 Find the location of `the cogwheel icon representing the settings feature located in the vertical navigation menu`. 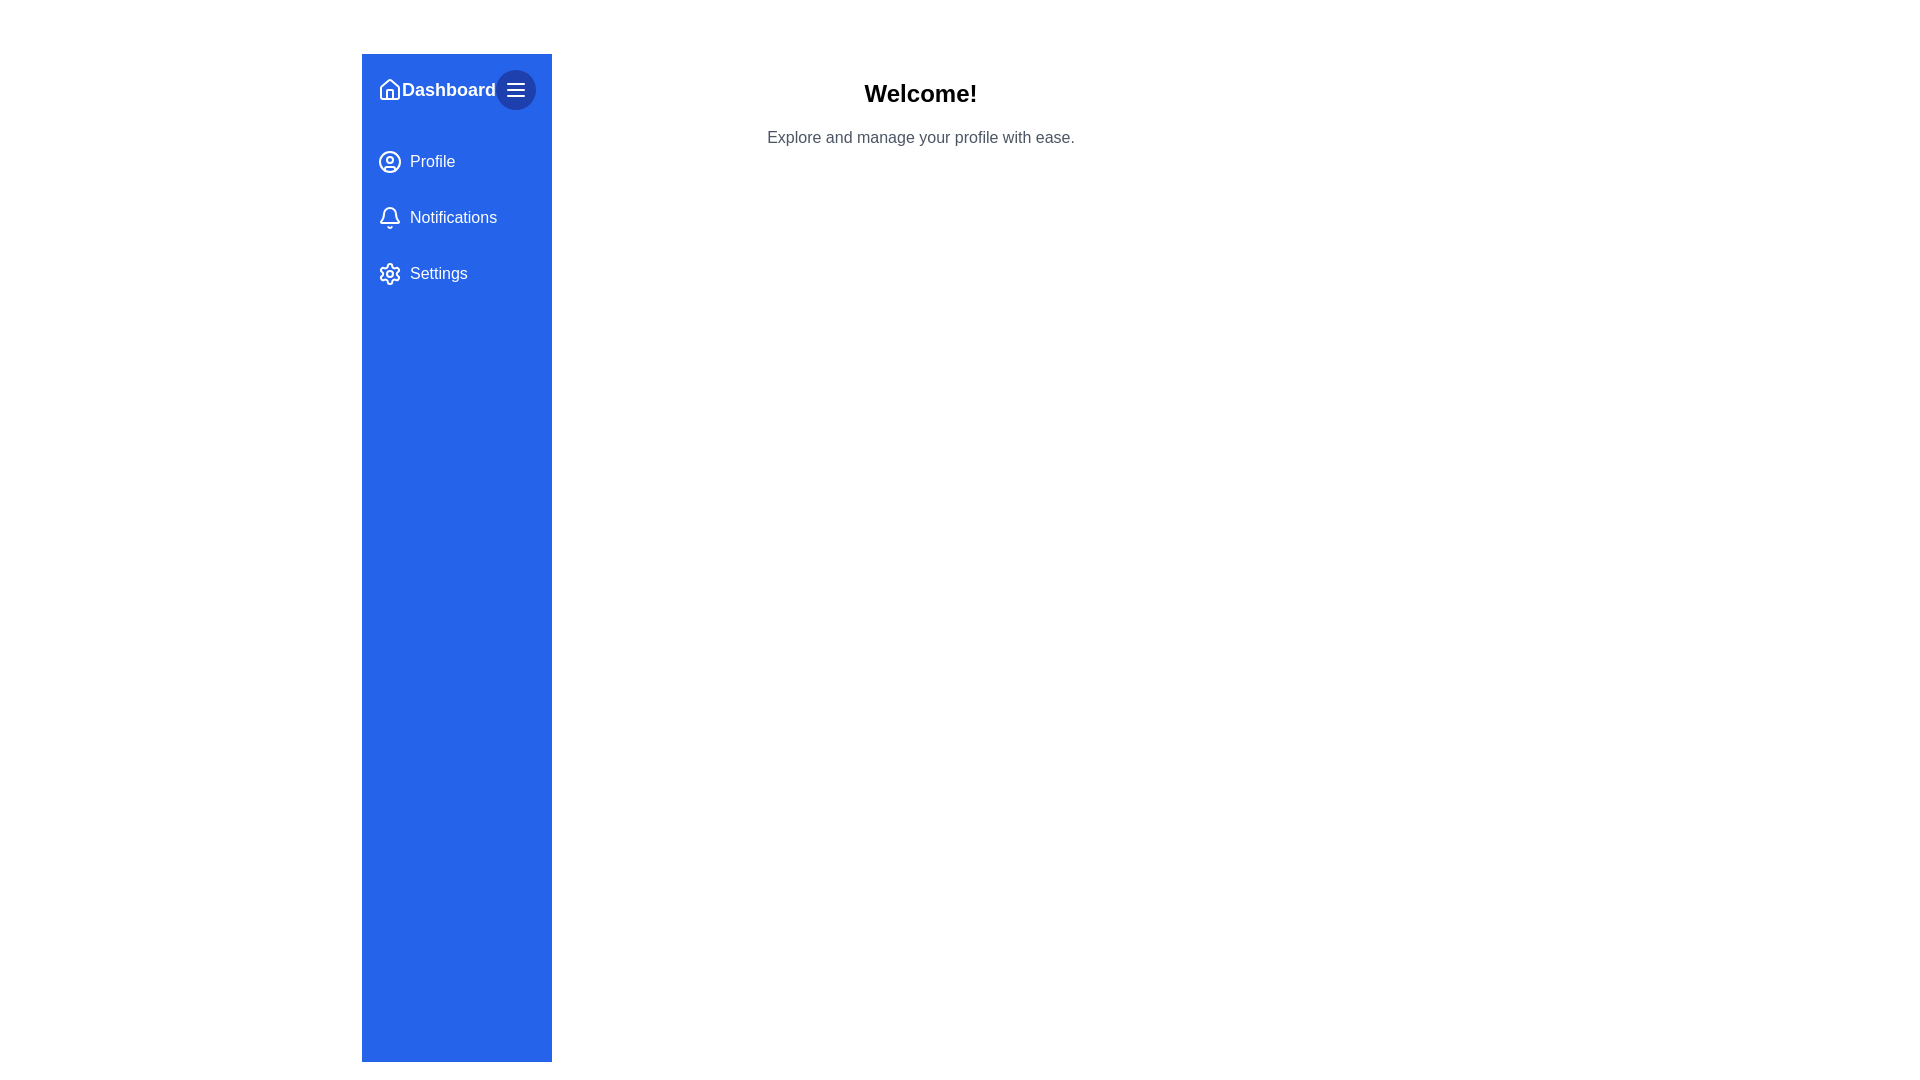

the cogwheel icon representing the settings feature located in the vertical navigation menu is located at coordinates (389, 273).